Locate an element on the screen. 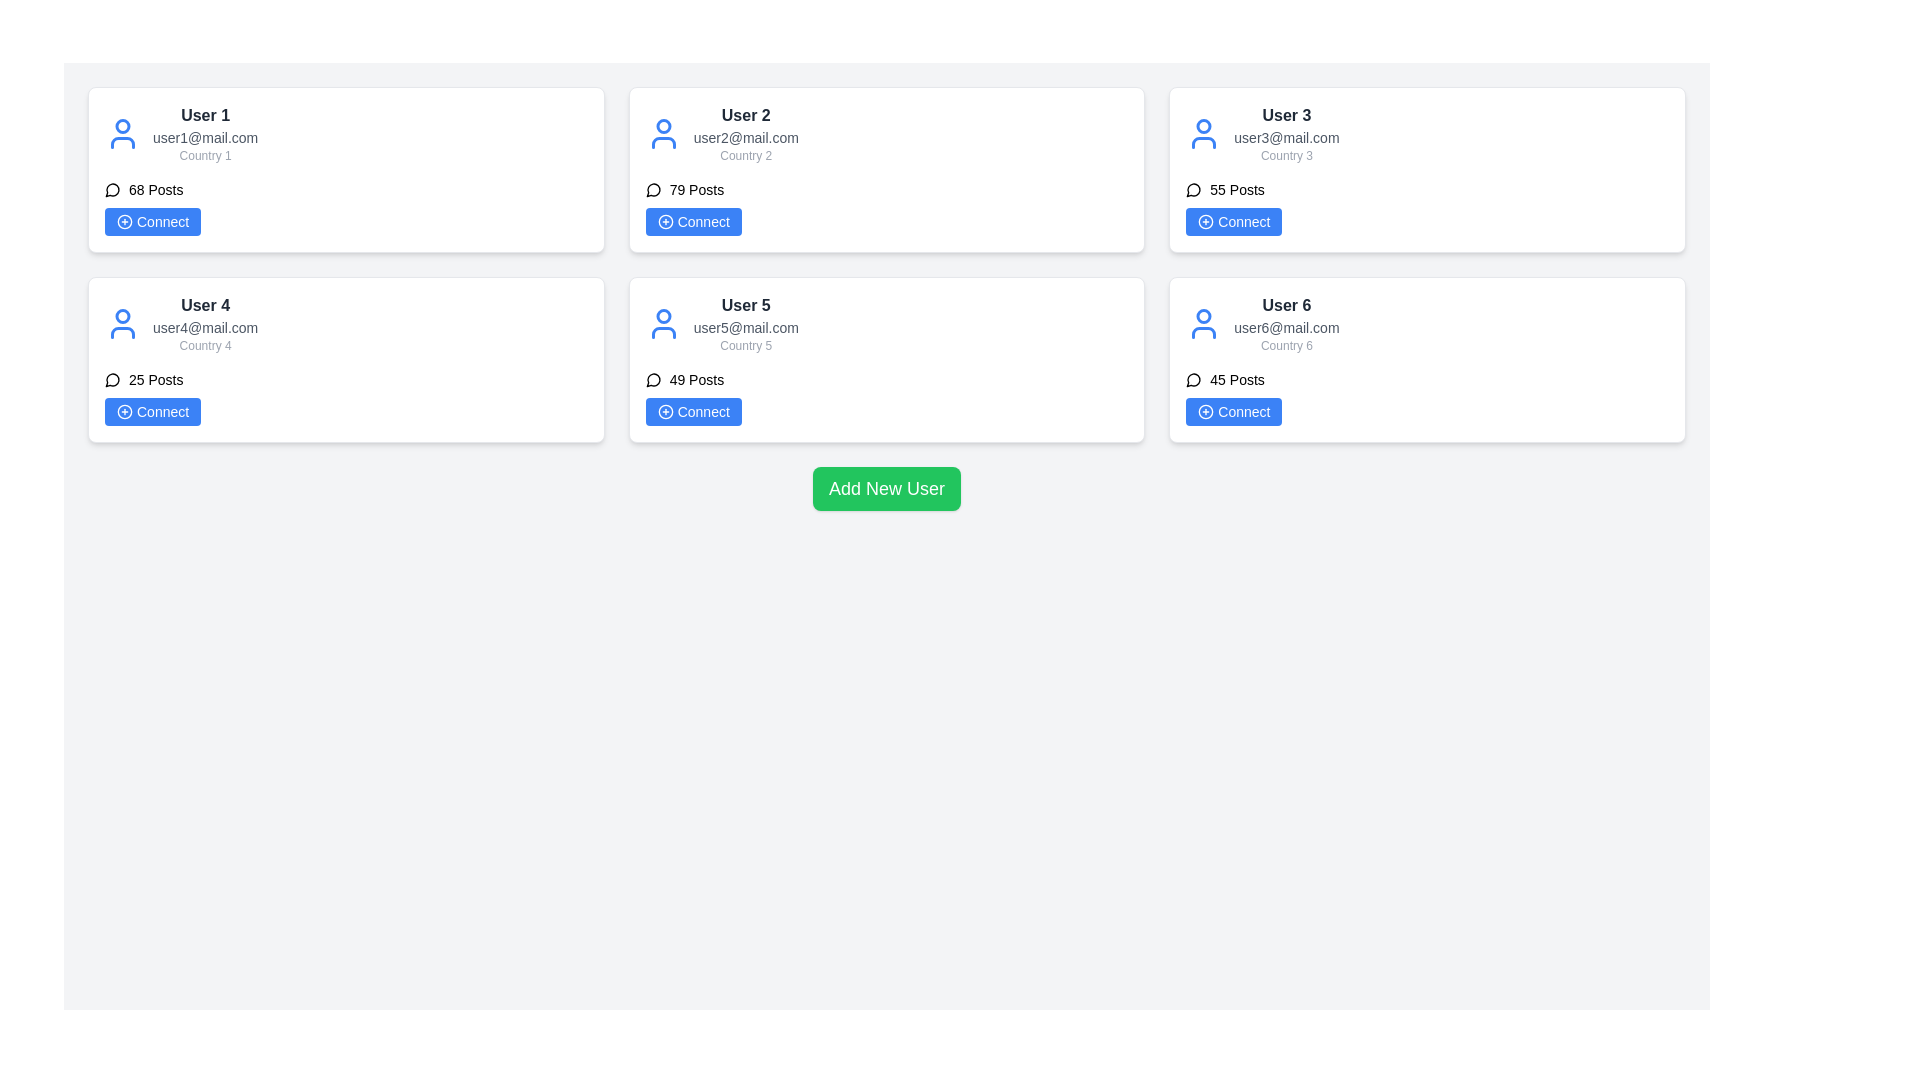 The image size is (1920, 1080). the blue user profile icon located in the upper-left section of the 'User 6' card is located at coordinates (1203, 323).